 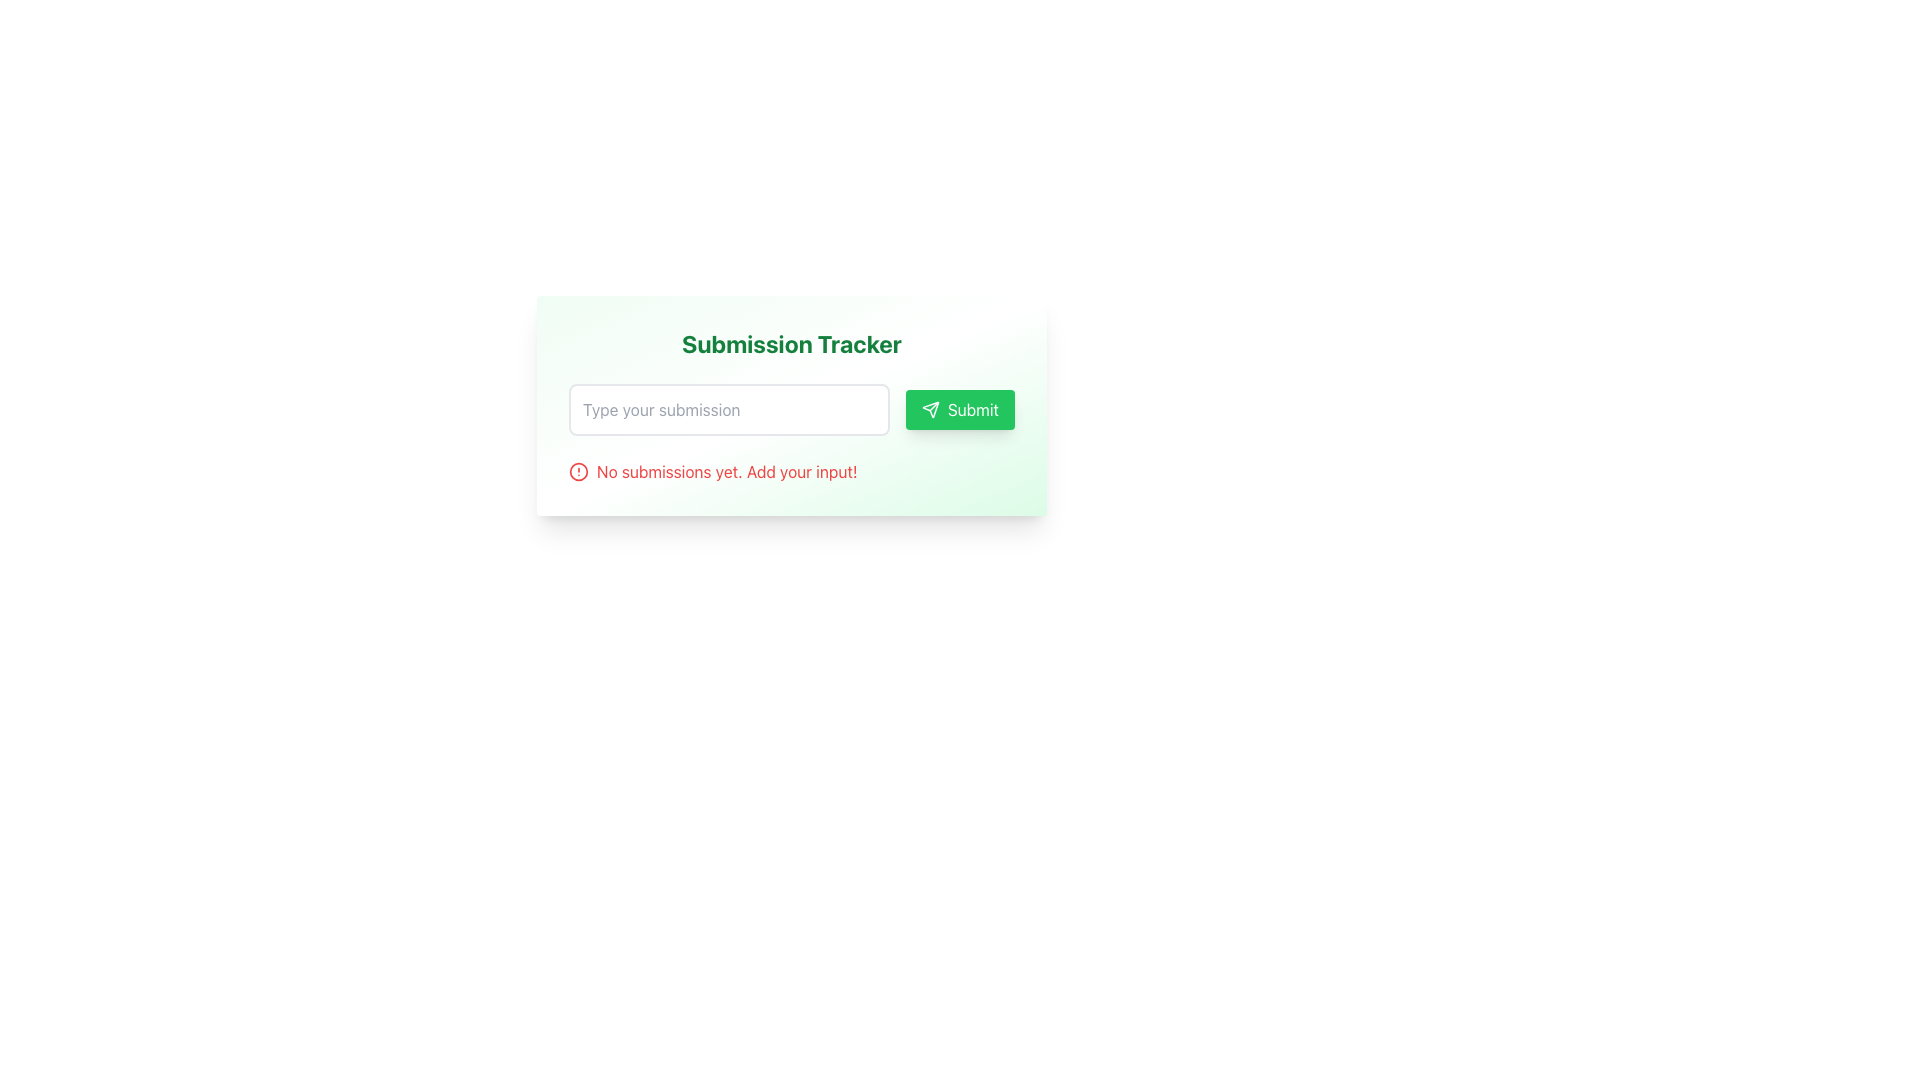 What do you see at coordinates (726, 471) in the screenshot?
I see `the text label that provides feedback or instructions to the user regarding a lack of submissions, located to the right of the alert icon in the submission card layout` at bounding box center [726, 471].